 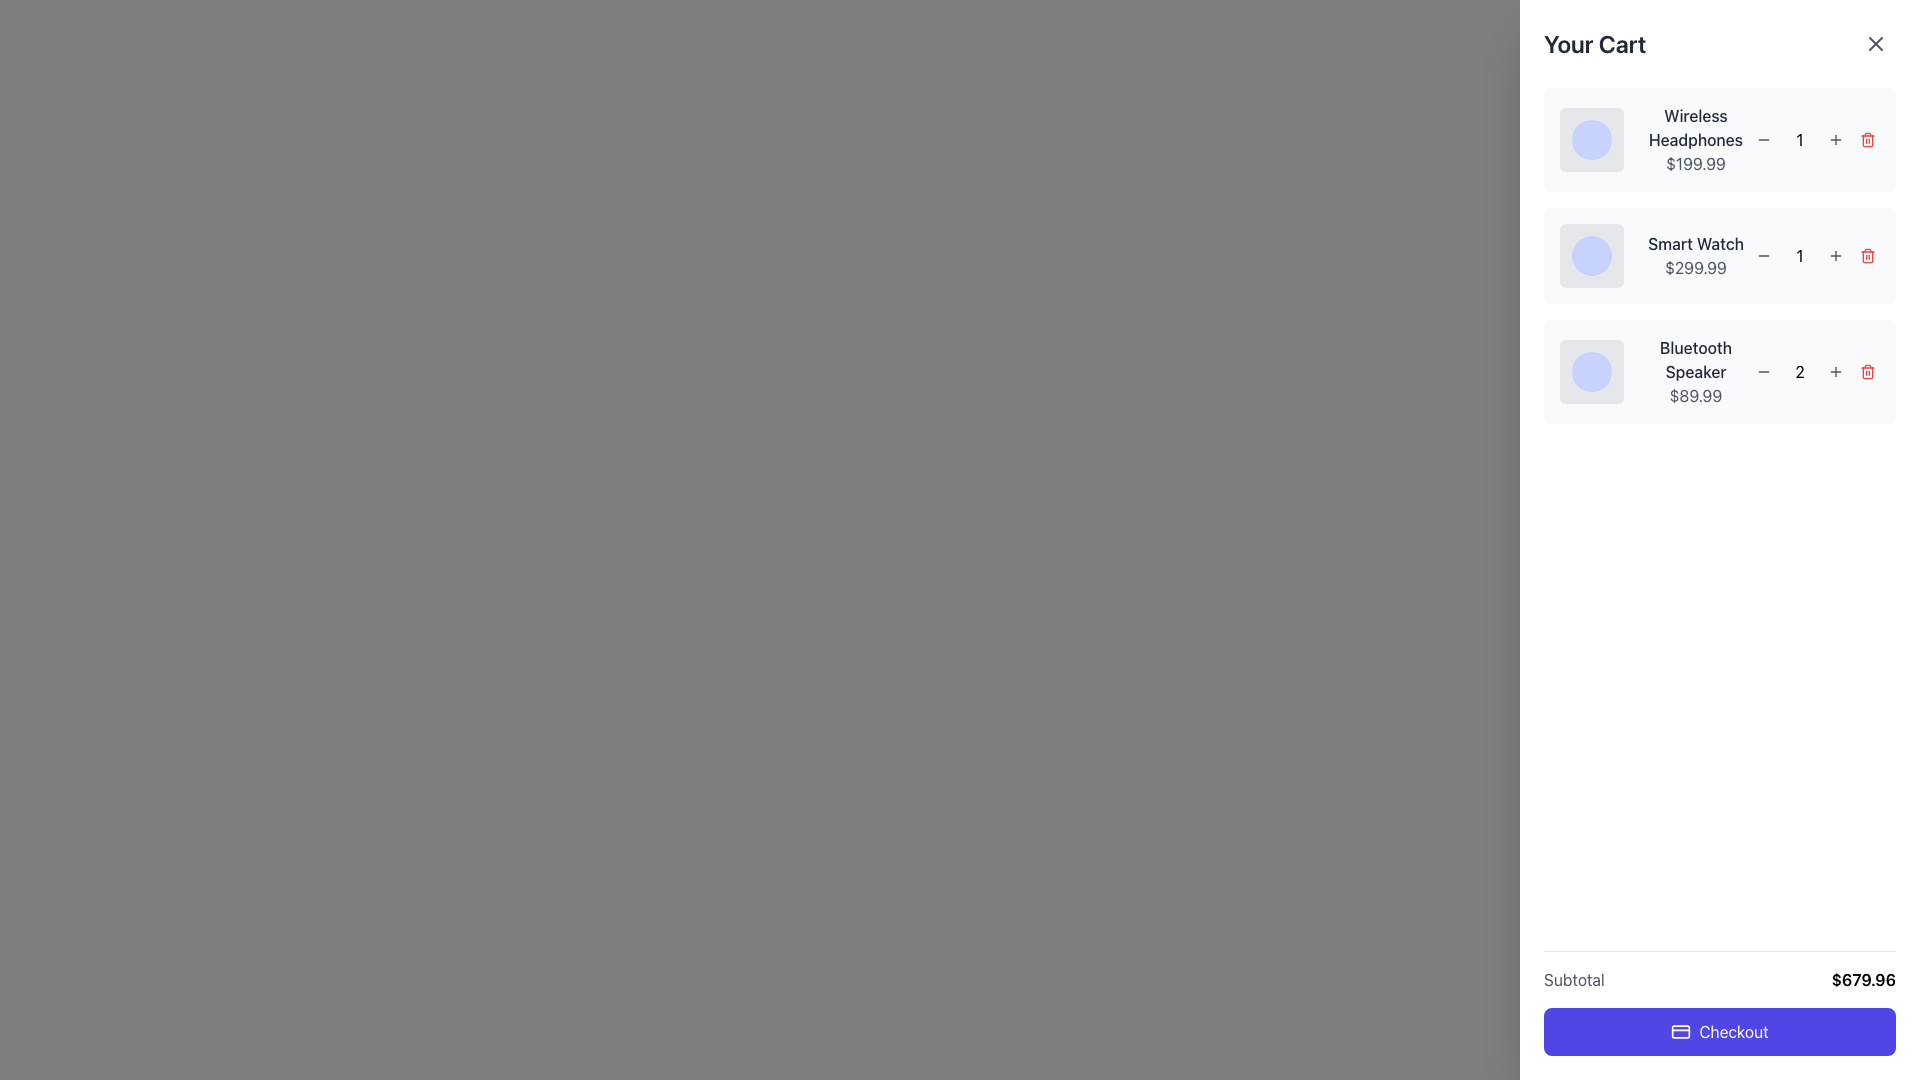 I want to click on the Text block that showcases product details in the shopping cart summary, positioned as the second list item between 'Wireless Headphones' and 'Bluetooth Speaker', so click(x=1694, y=254).